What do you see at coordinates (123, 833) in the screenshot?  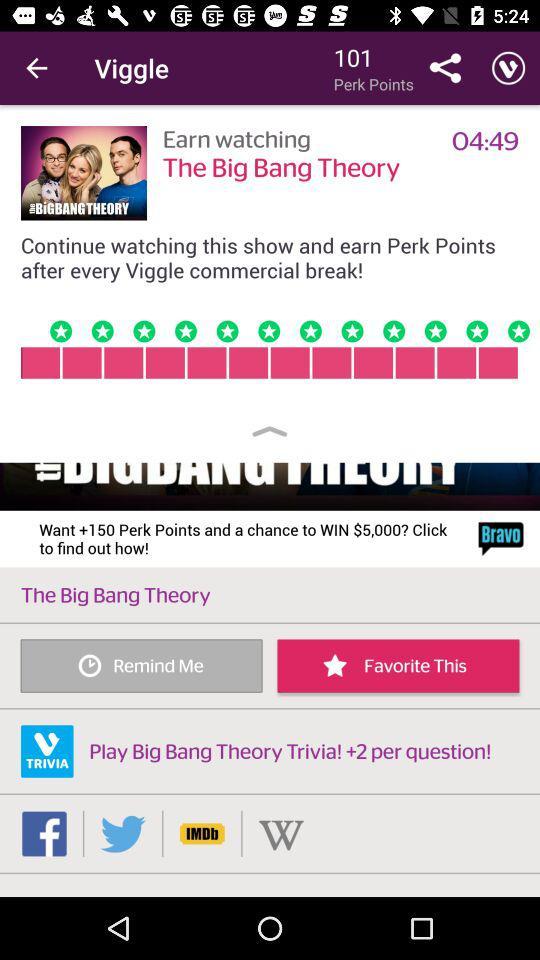 I see `the twitter icon` at bounding box center [123, 833].